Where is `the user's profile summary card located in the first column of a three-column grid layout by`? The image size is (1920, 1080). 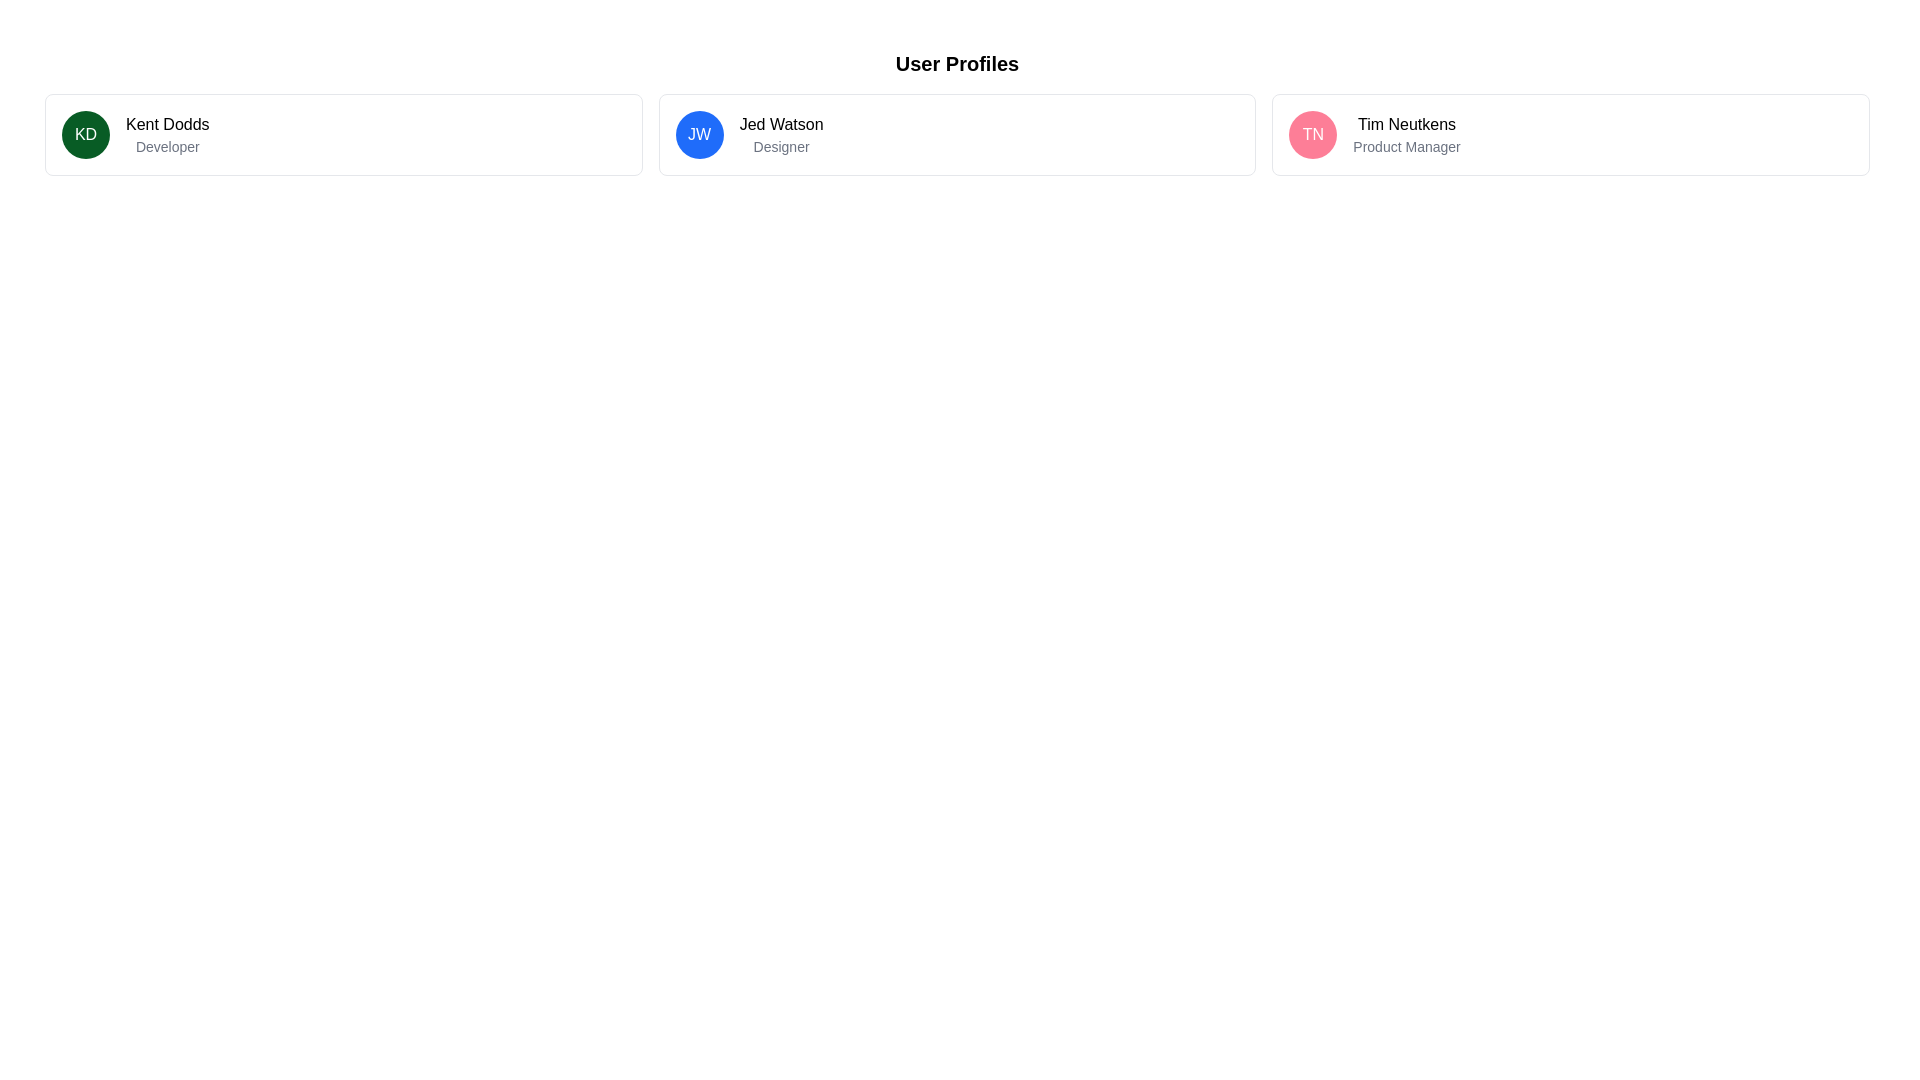 the user's profile summary card located in the first column of a three-column grid layout by is located at coordinates (343, 135).